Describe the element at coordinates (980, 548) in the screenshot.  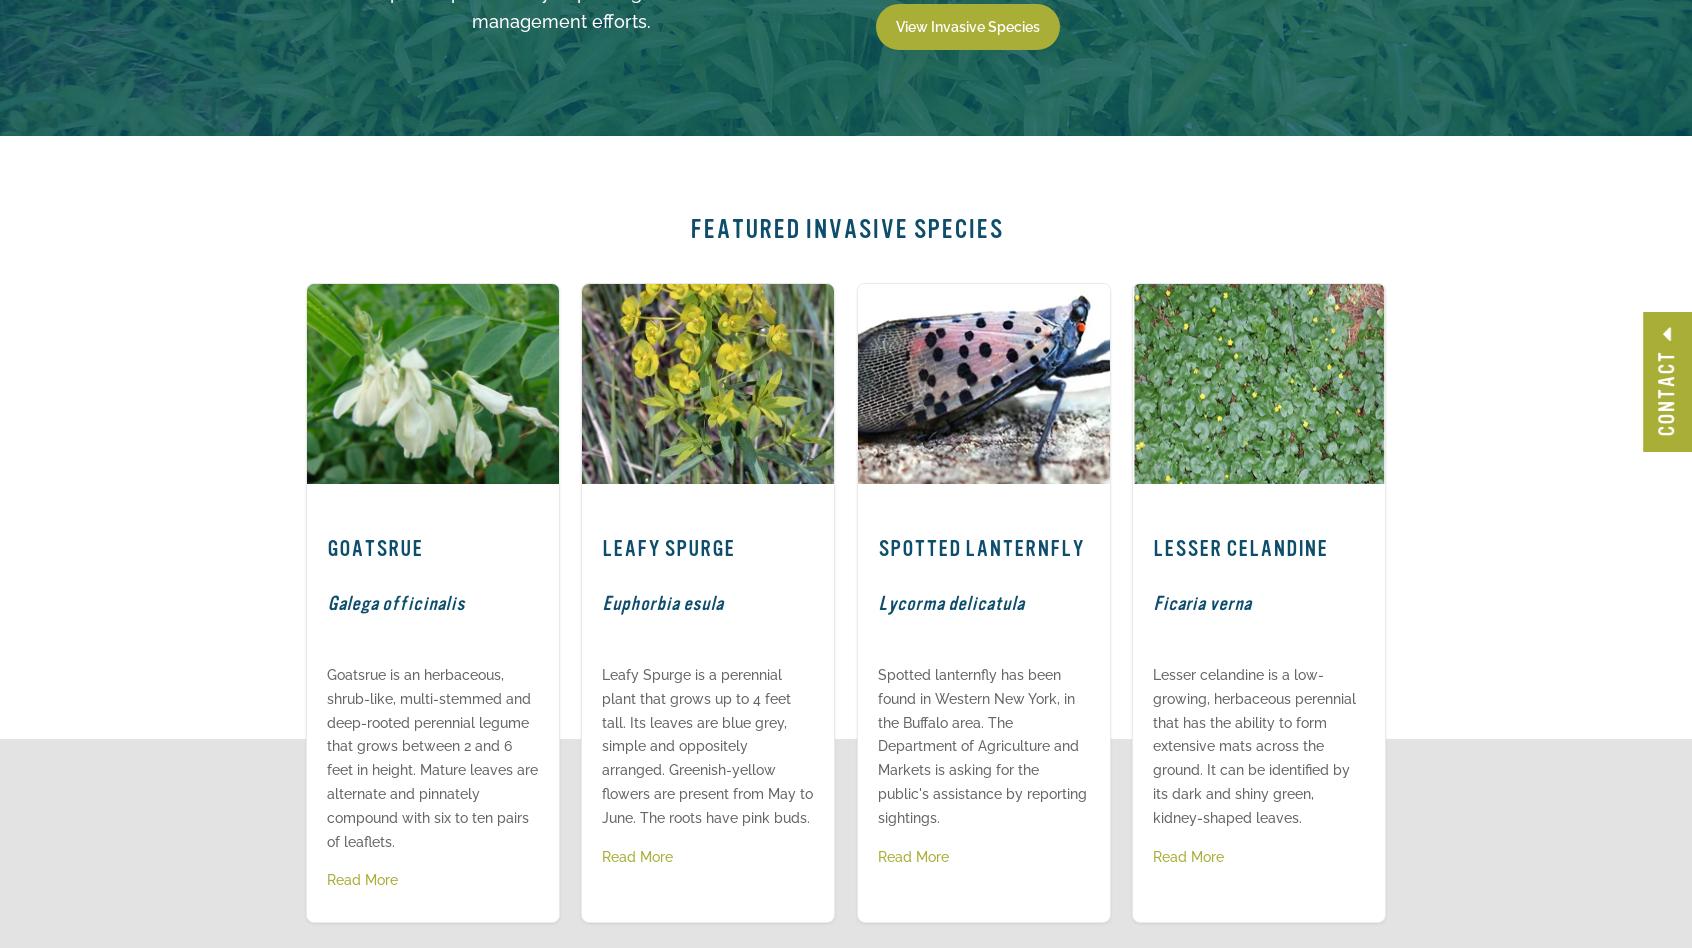
I see `'Spotted Lanternfly'` at that location.